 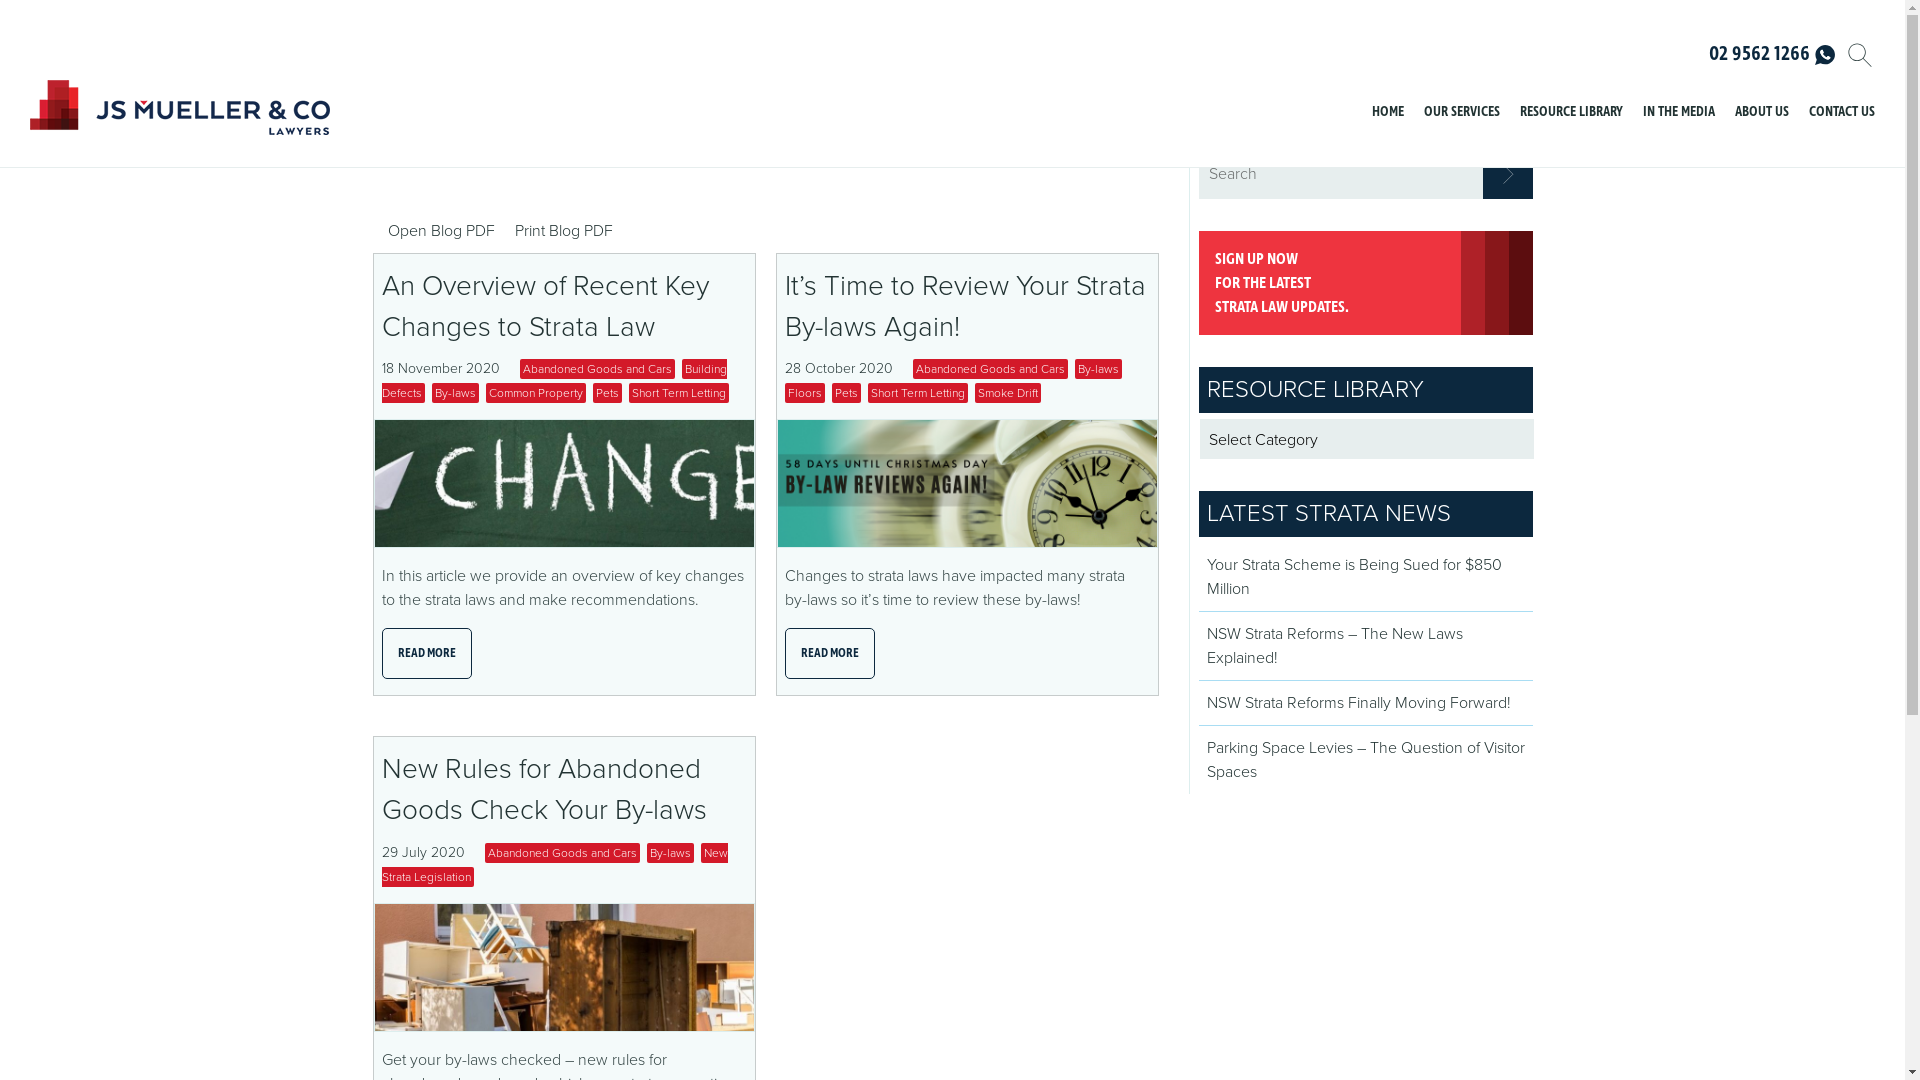 What do you see at coordinates (1358, 701) in the screenshot?
I see `'NSW Strata Reforms Finally Moving Forward!'` at bounding box center [1358, 701].